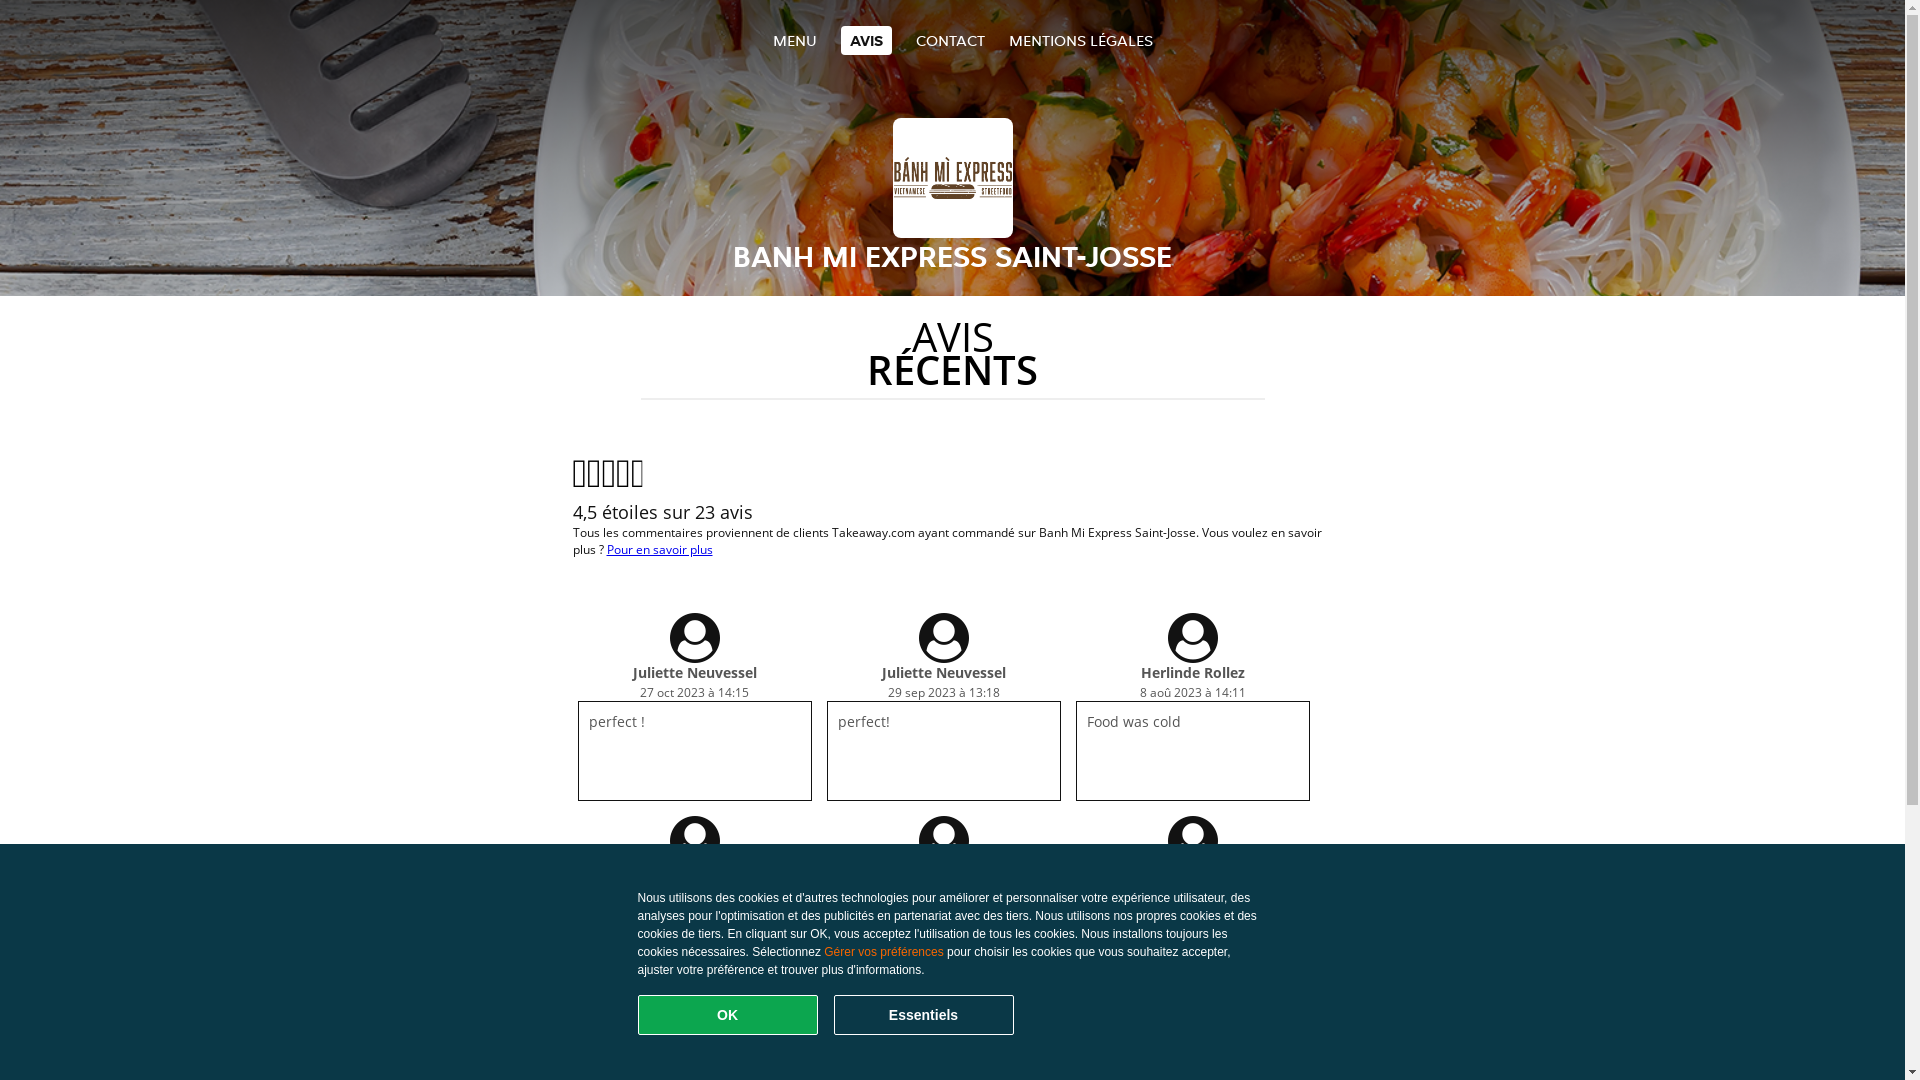  What do you see at coordinates (727, 1014) in the screenshot?
I see `'OK'` at bounding box center [727, 1014].